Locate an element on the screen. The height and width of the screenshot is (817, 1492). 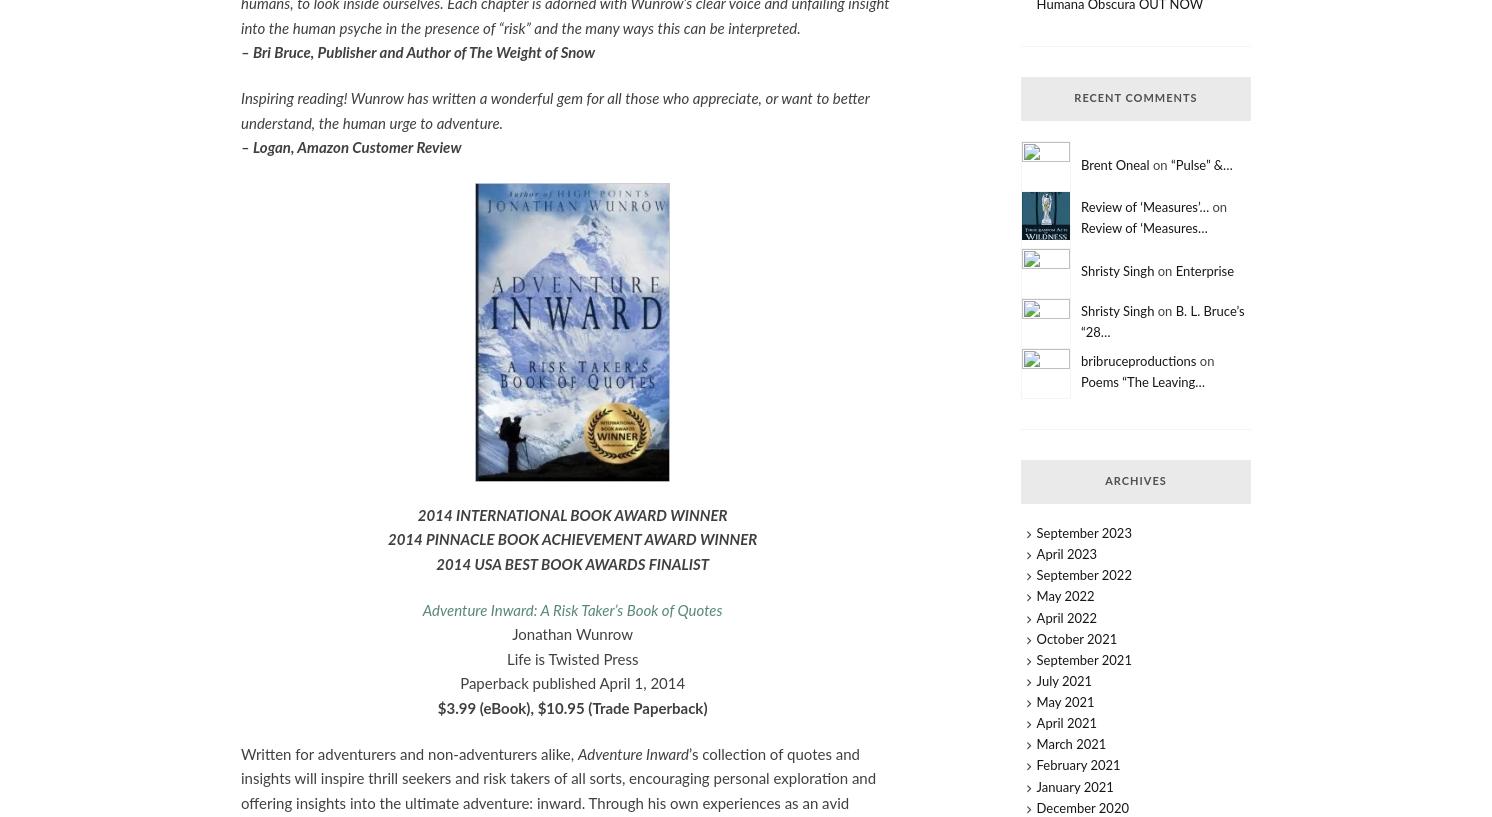
'April 2022' is located at coordinates (1066, 618).